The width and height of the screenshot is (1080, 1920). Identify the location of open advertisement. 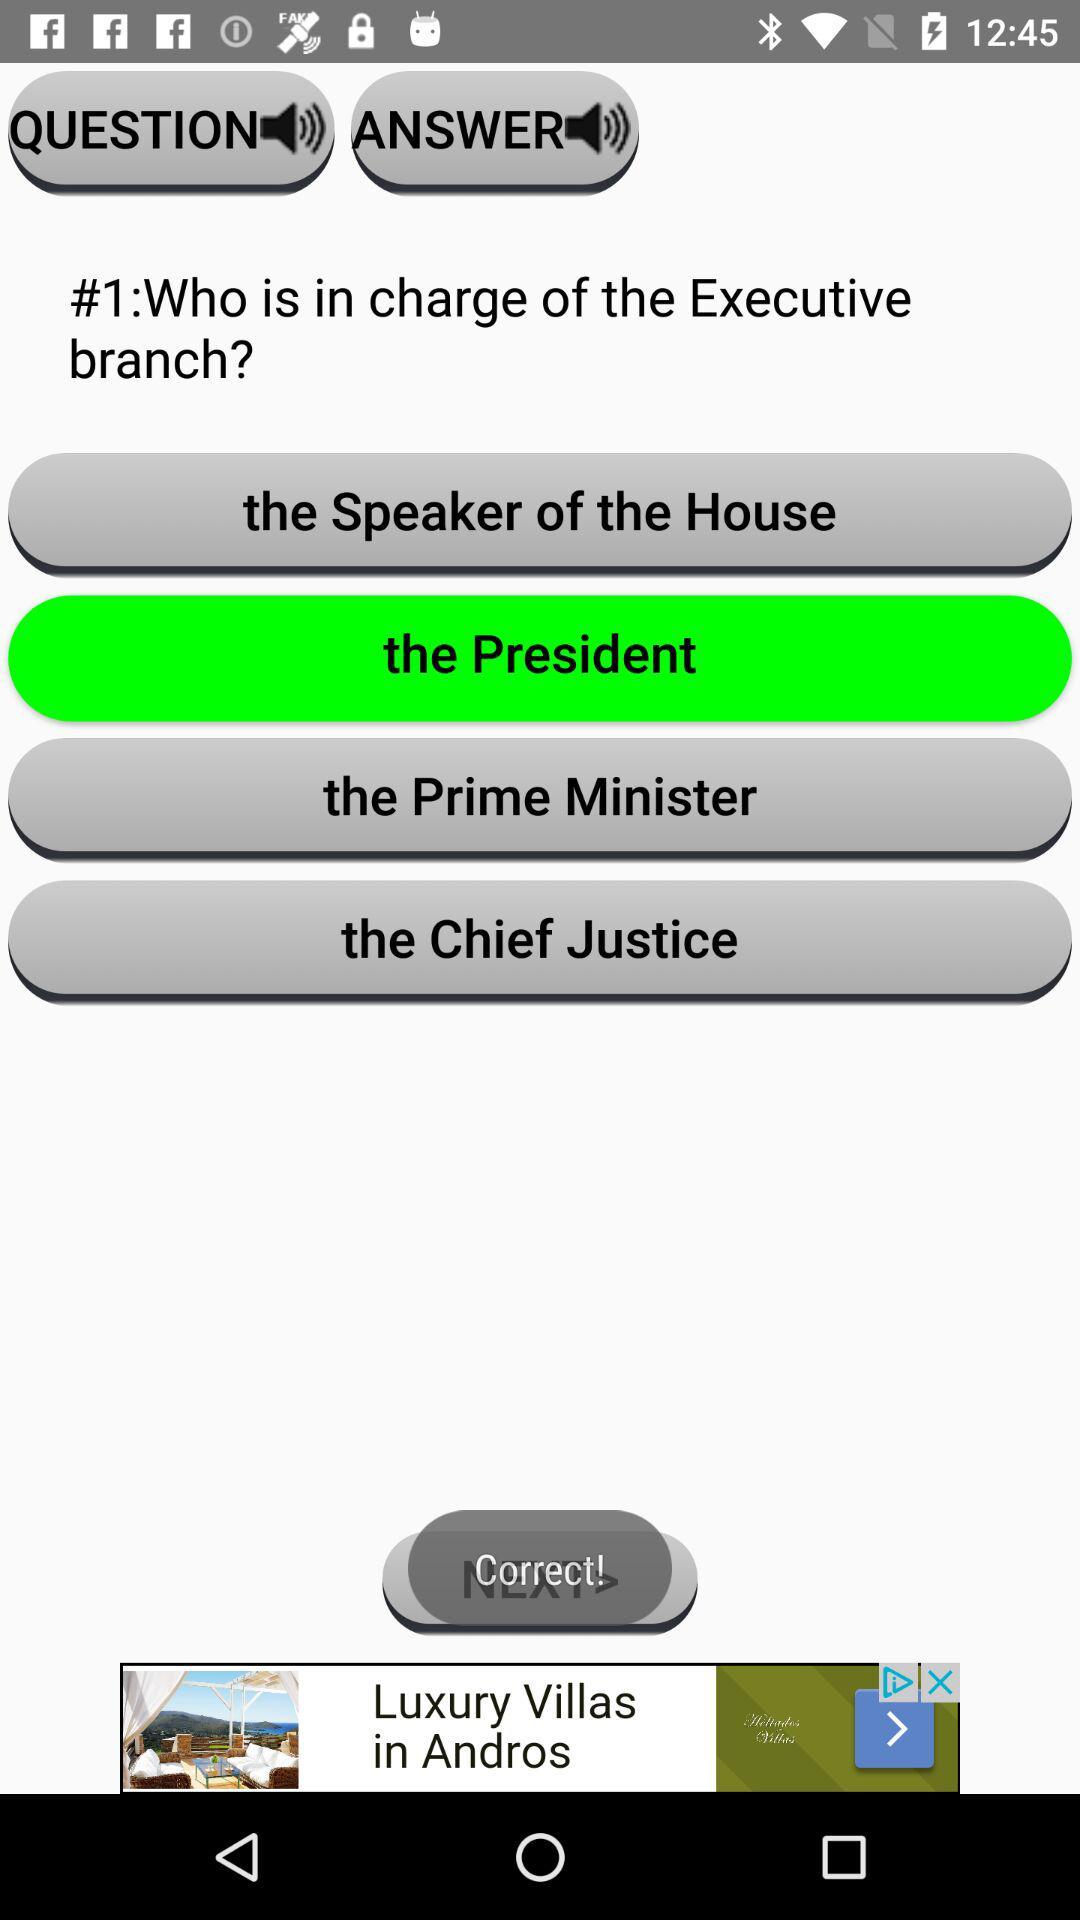
(540, 1727).